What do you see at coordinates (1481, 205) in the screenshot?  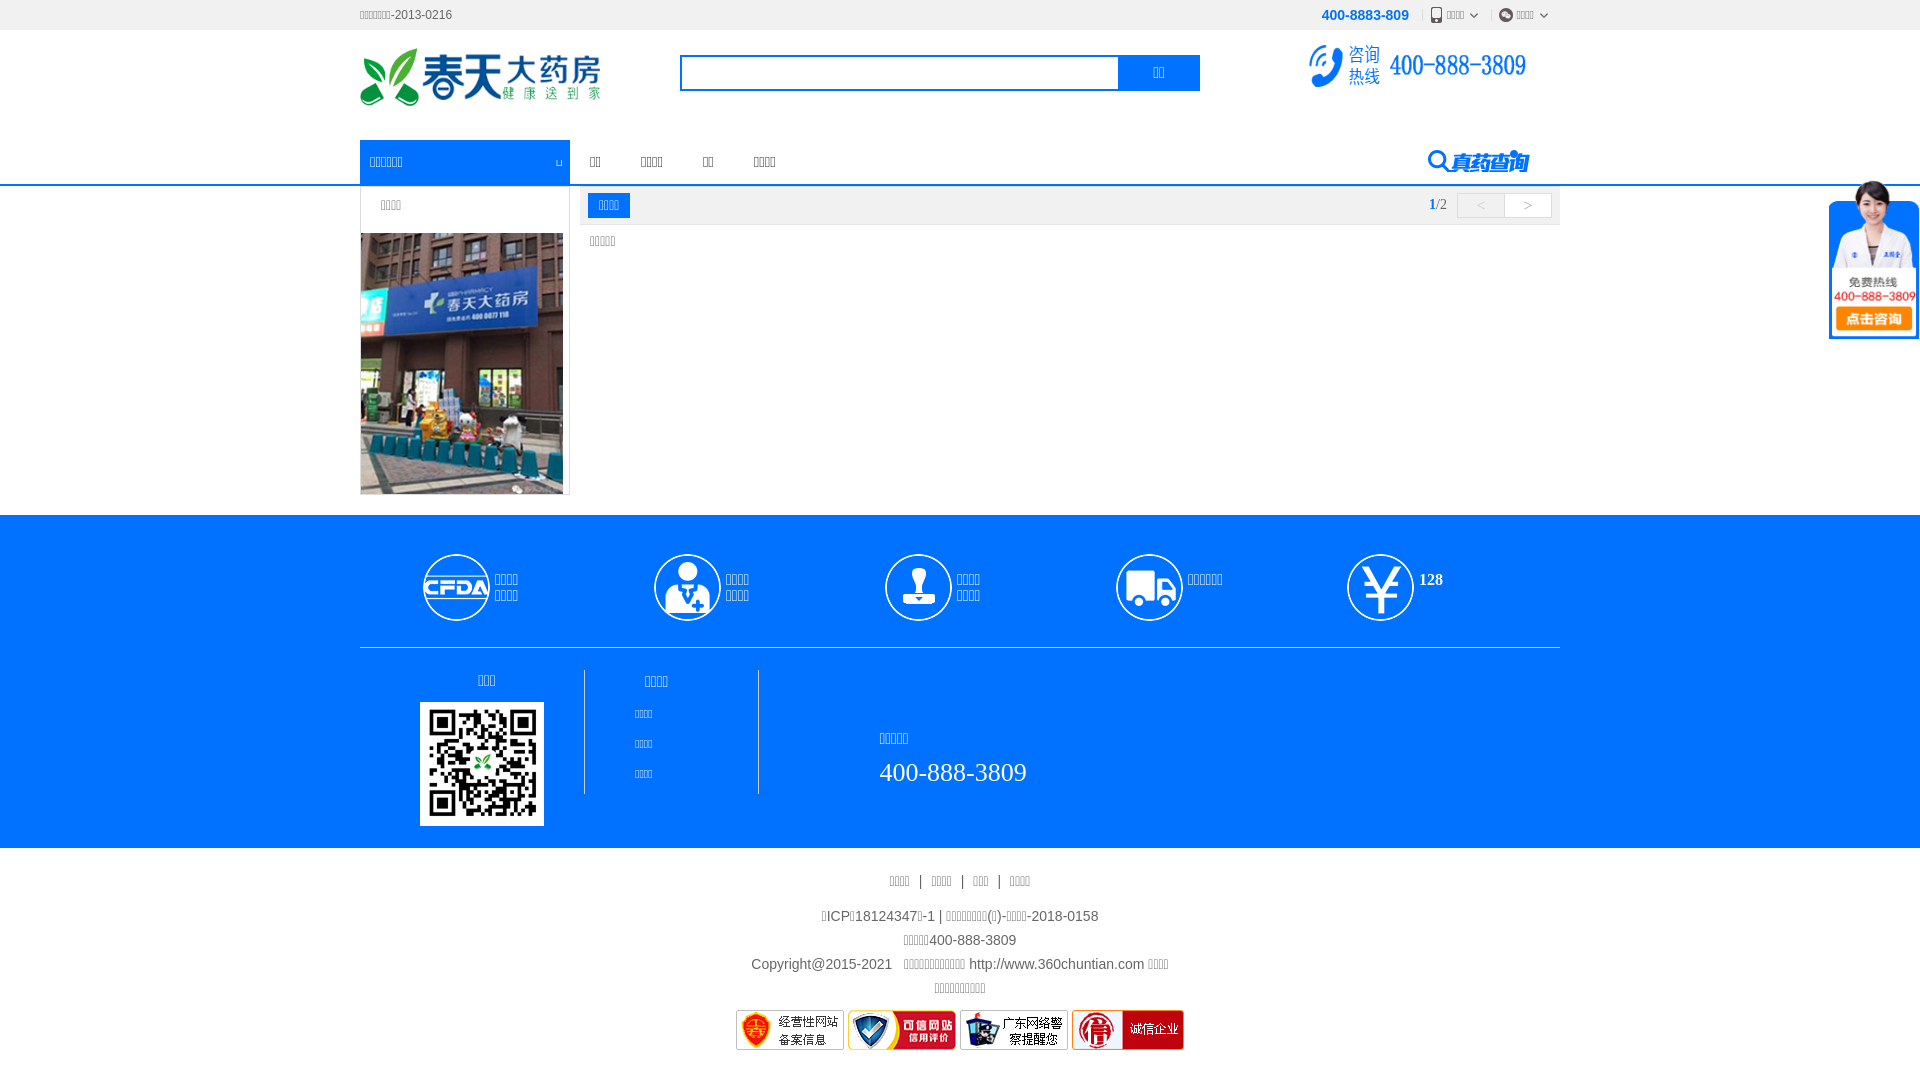 I see `'<'` at bounding box center [1481, 205].